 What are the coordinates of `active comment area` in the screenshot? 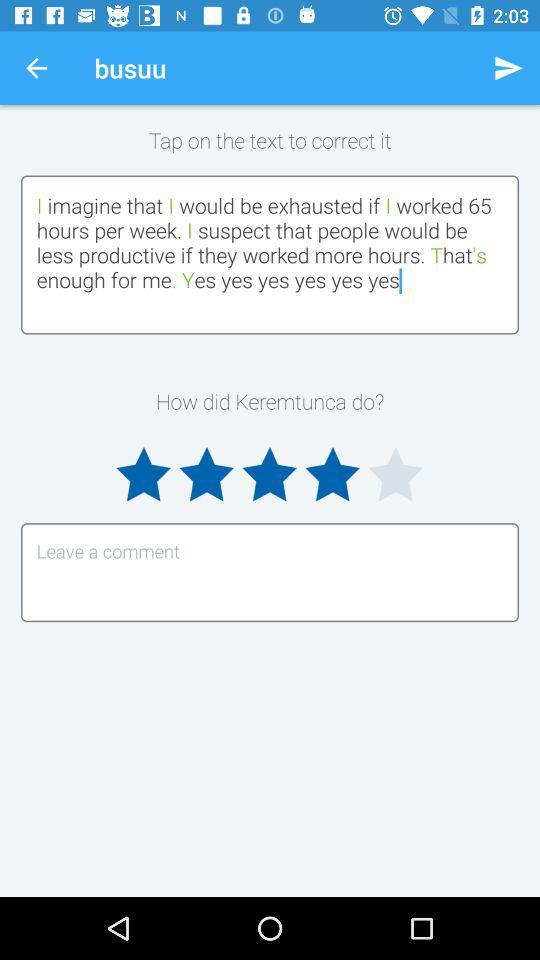 It's located at (270, 572).